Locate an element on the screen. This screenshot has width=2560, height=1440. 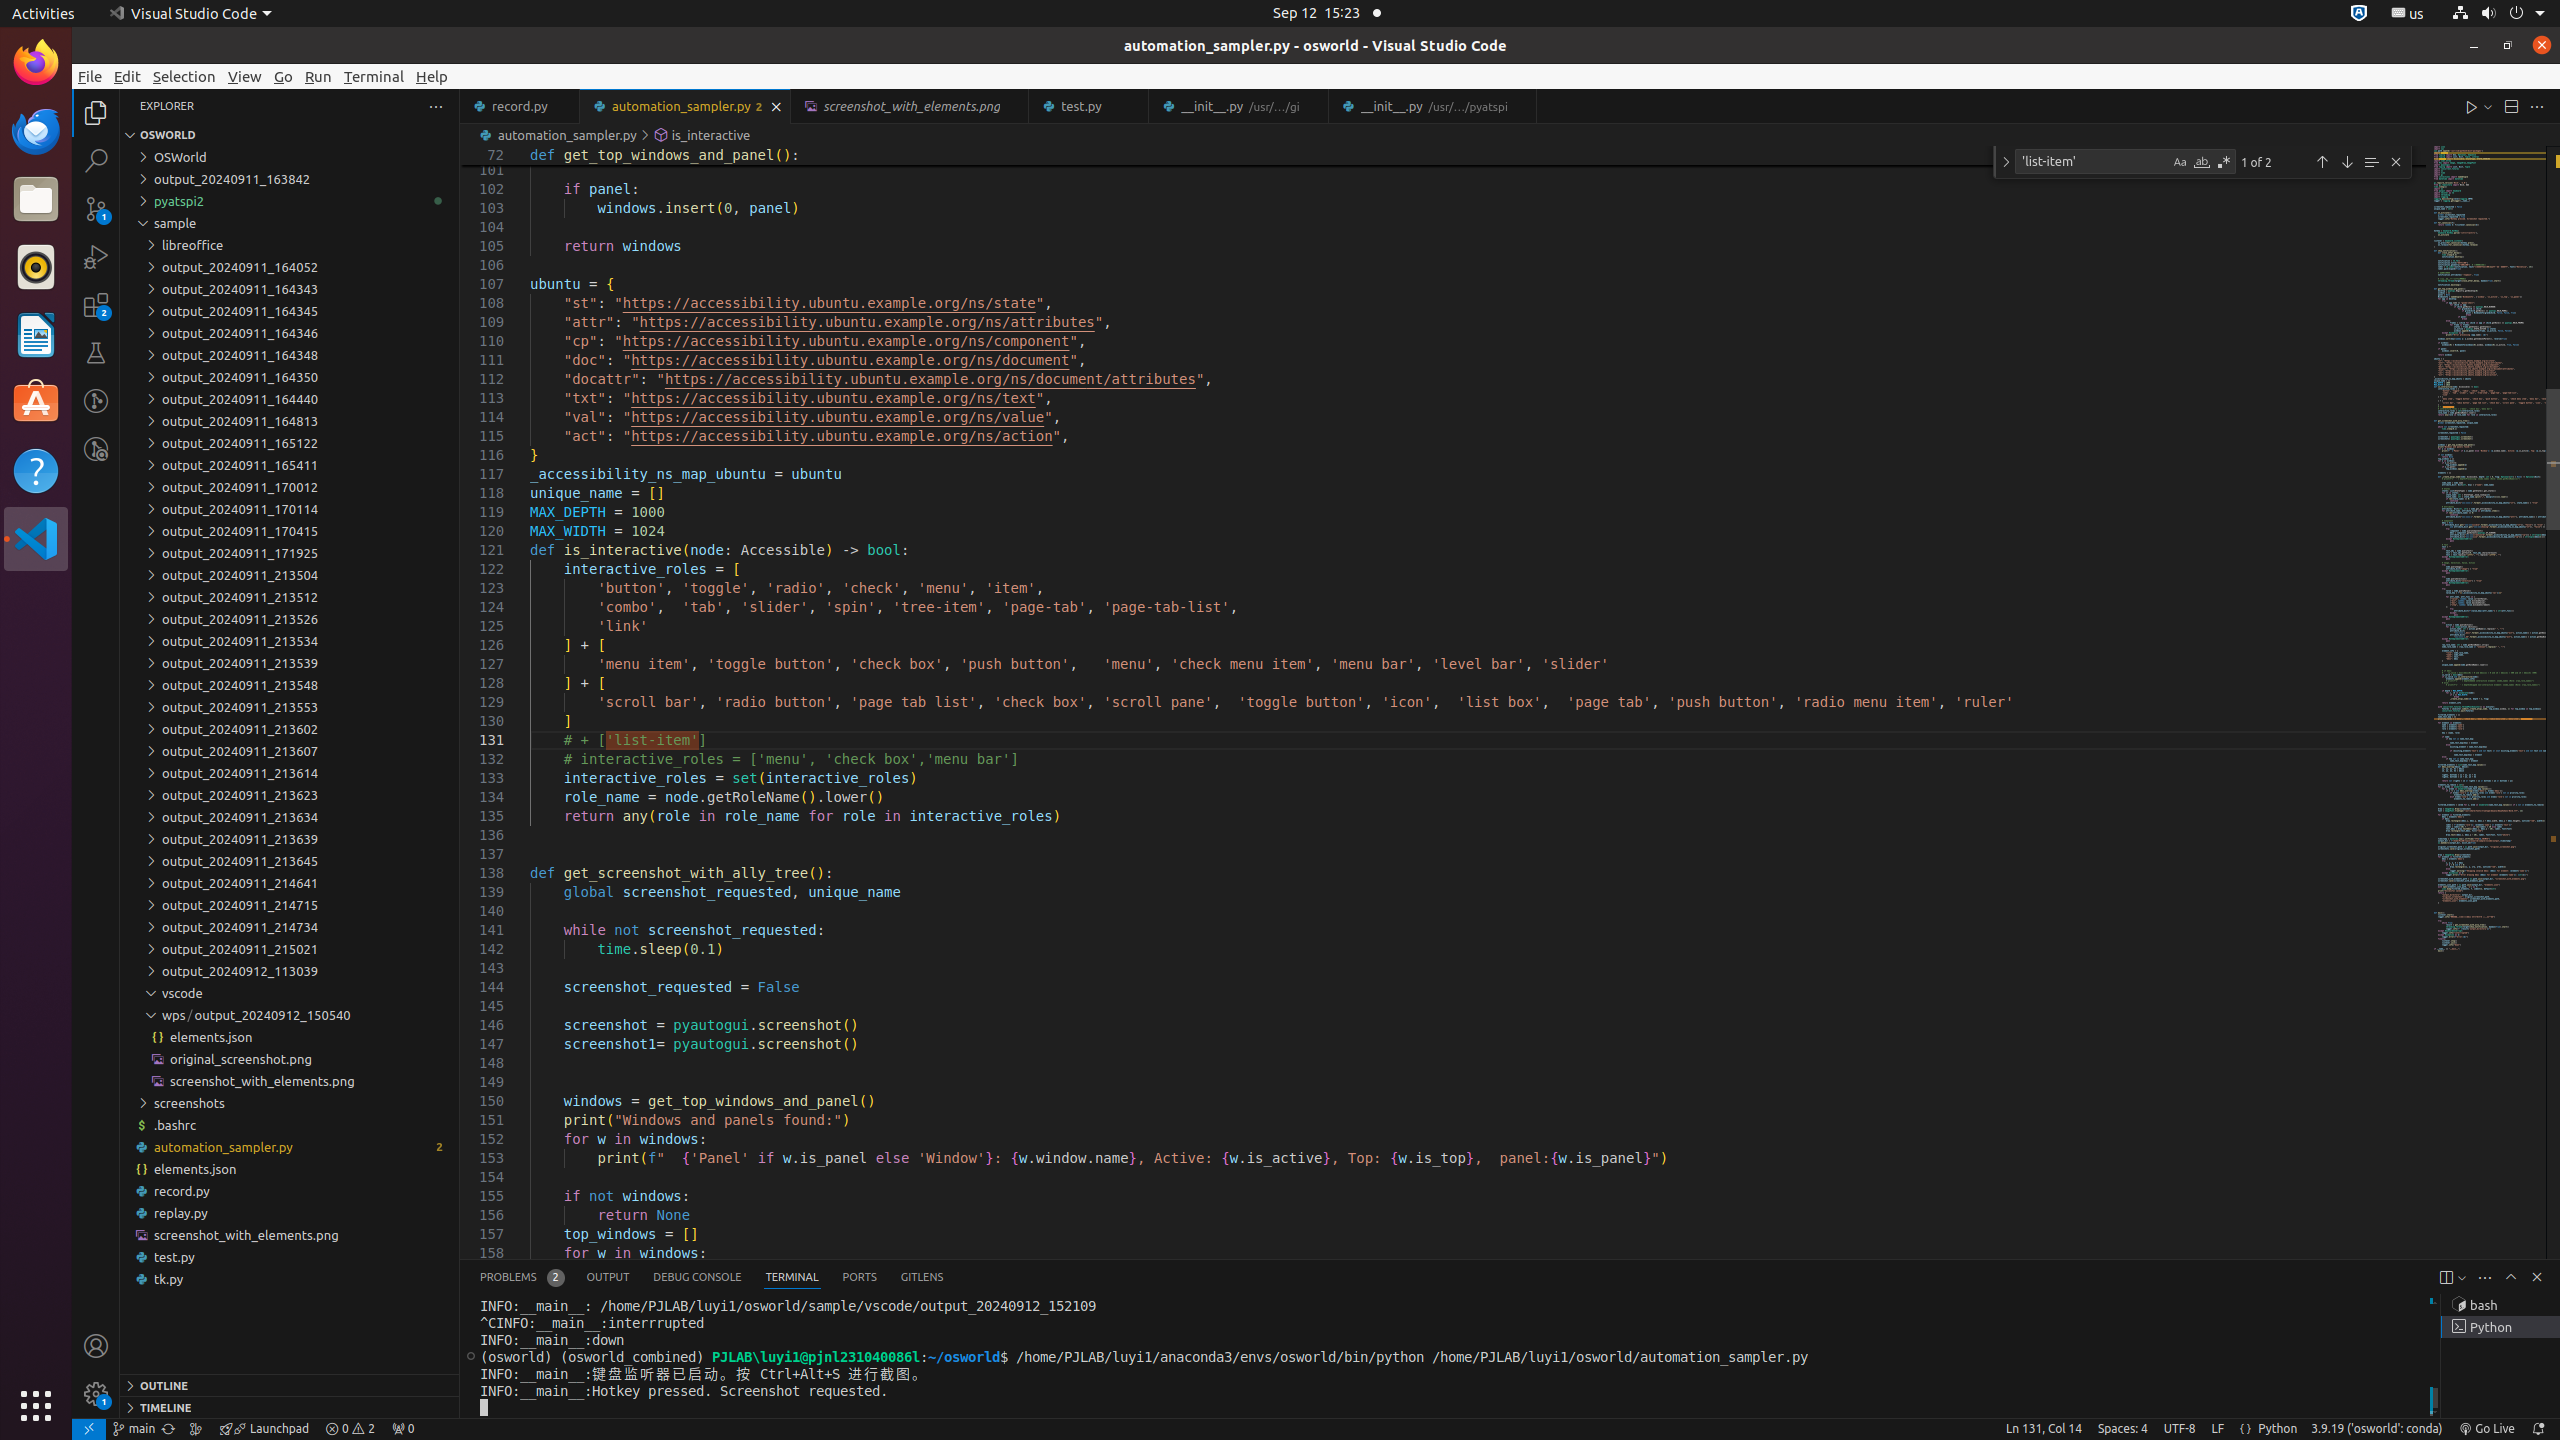
'output_20240911_170114' is located at coordinates (289, 509).